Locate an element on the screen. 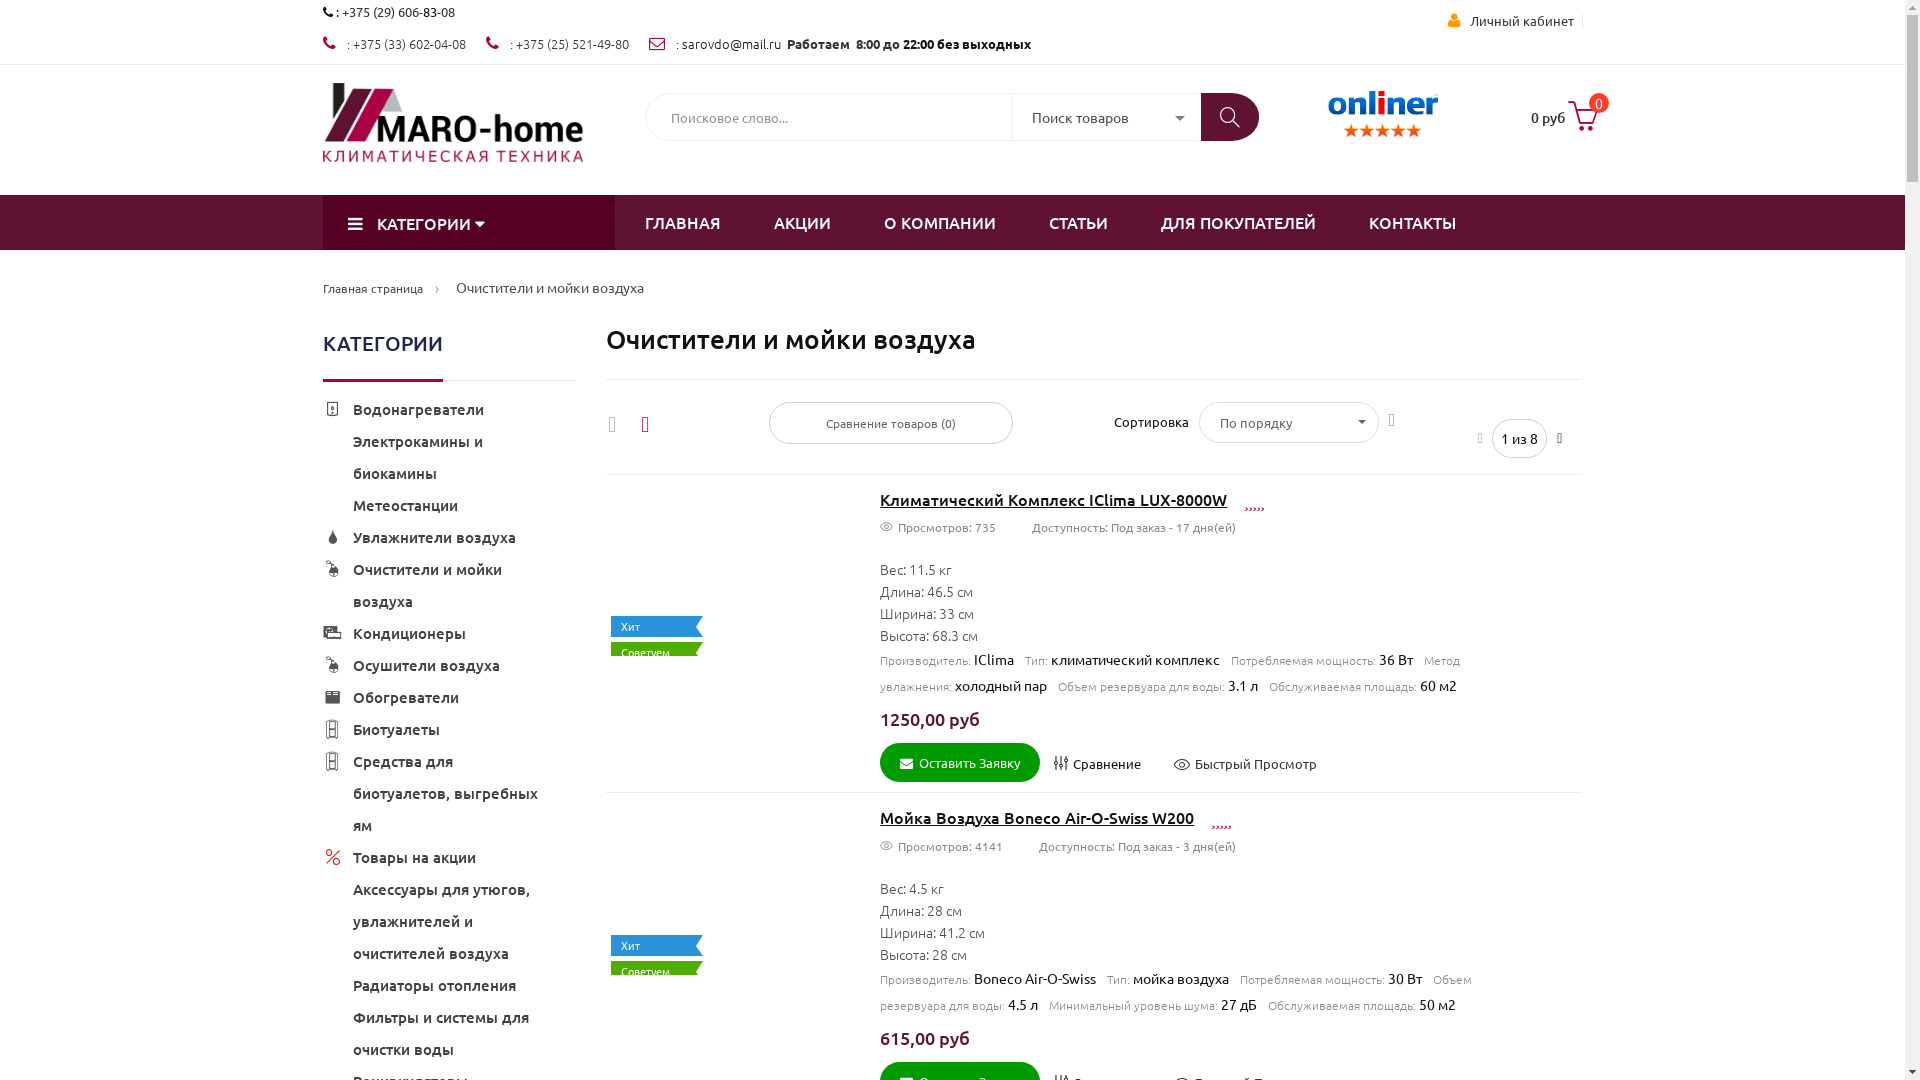 The height and width of the screenshot is (1080, 1920). '+375 (33) 602-04-08' is located at coordinates (351, 43).